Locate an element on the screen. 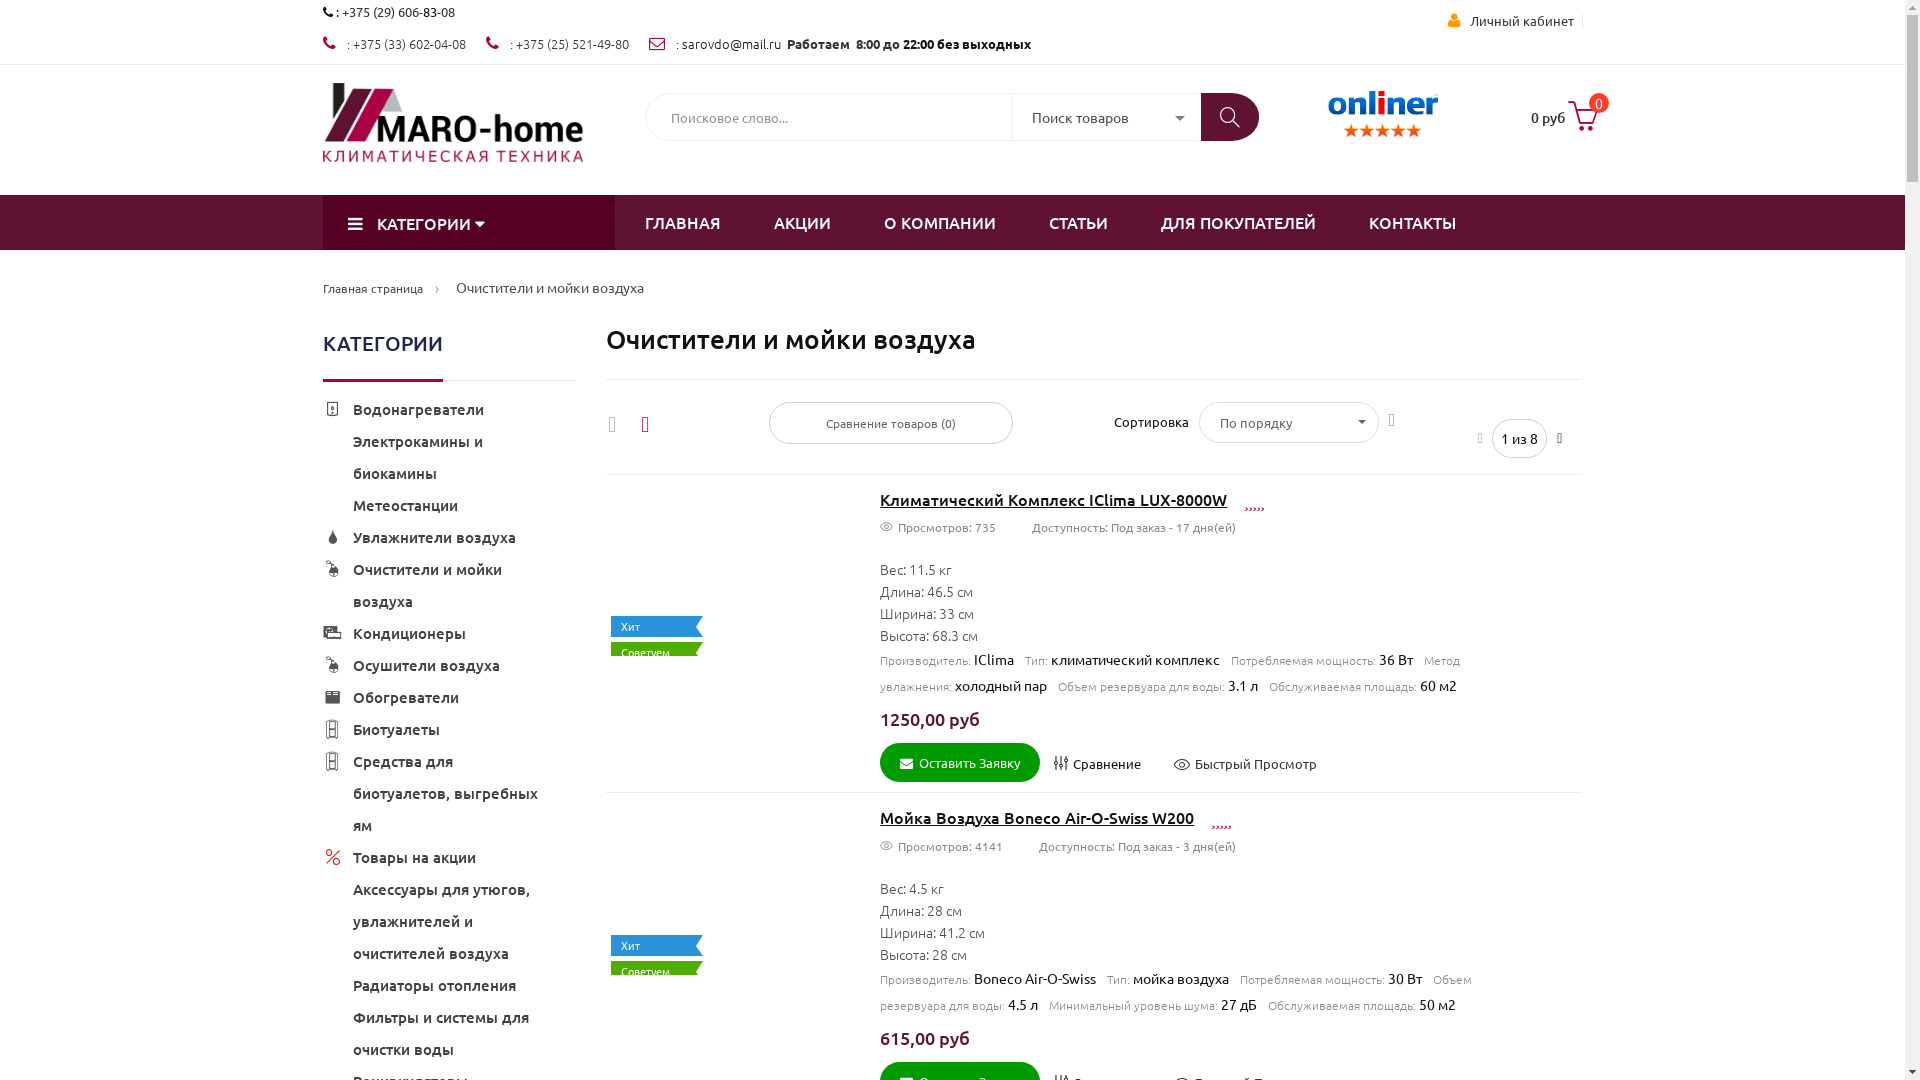 The height and width of the screenshot is (1080, 1920). '+375 (33) 602-04-08' is located at coordinates (351, 43).